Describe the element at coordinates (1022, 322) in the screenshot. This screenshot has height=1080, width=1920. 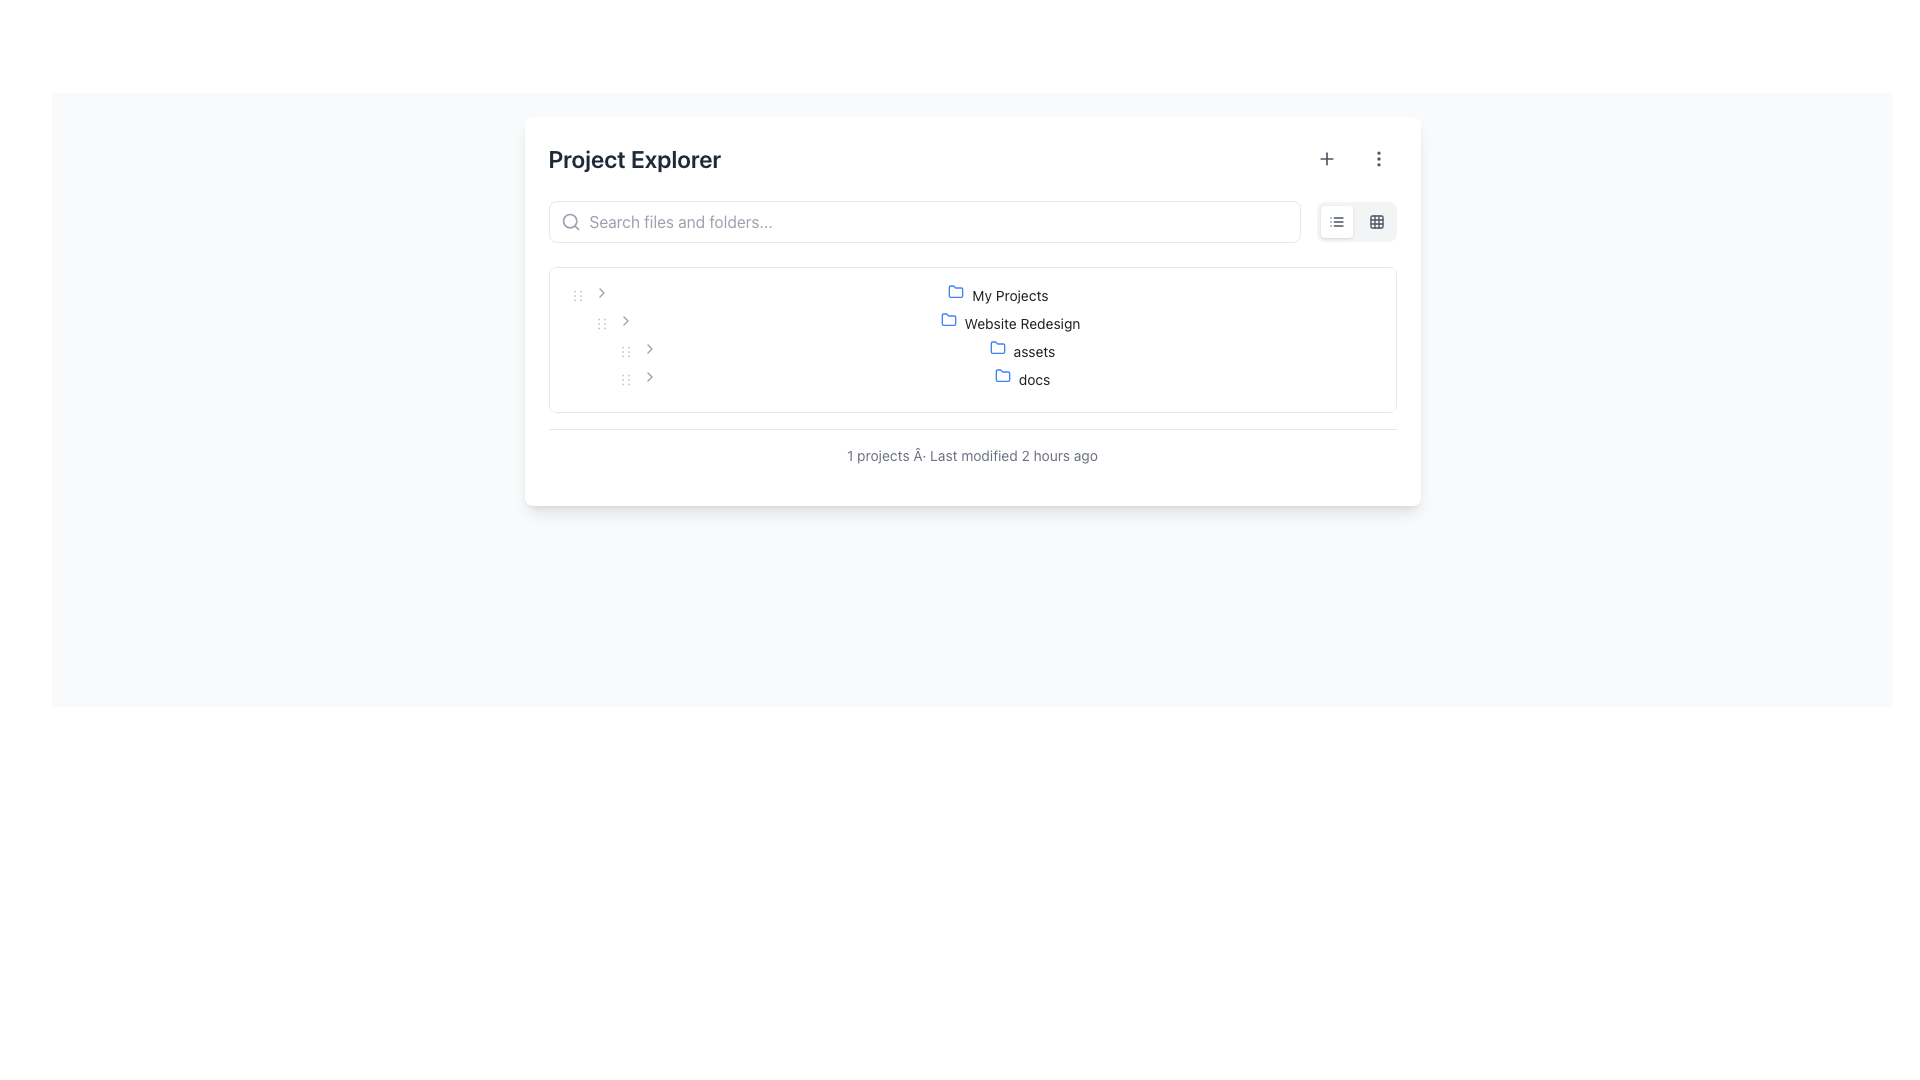
I see `the text label for the 'Website Redesign' folder in the project explorer` at that location.